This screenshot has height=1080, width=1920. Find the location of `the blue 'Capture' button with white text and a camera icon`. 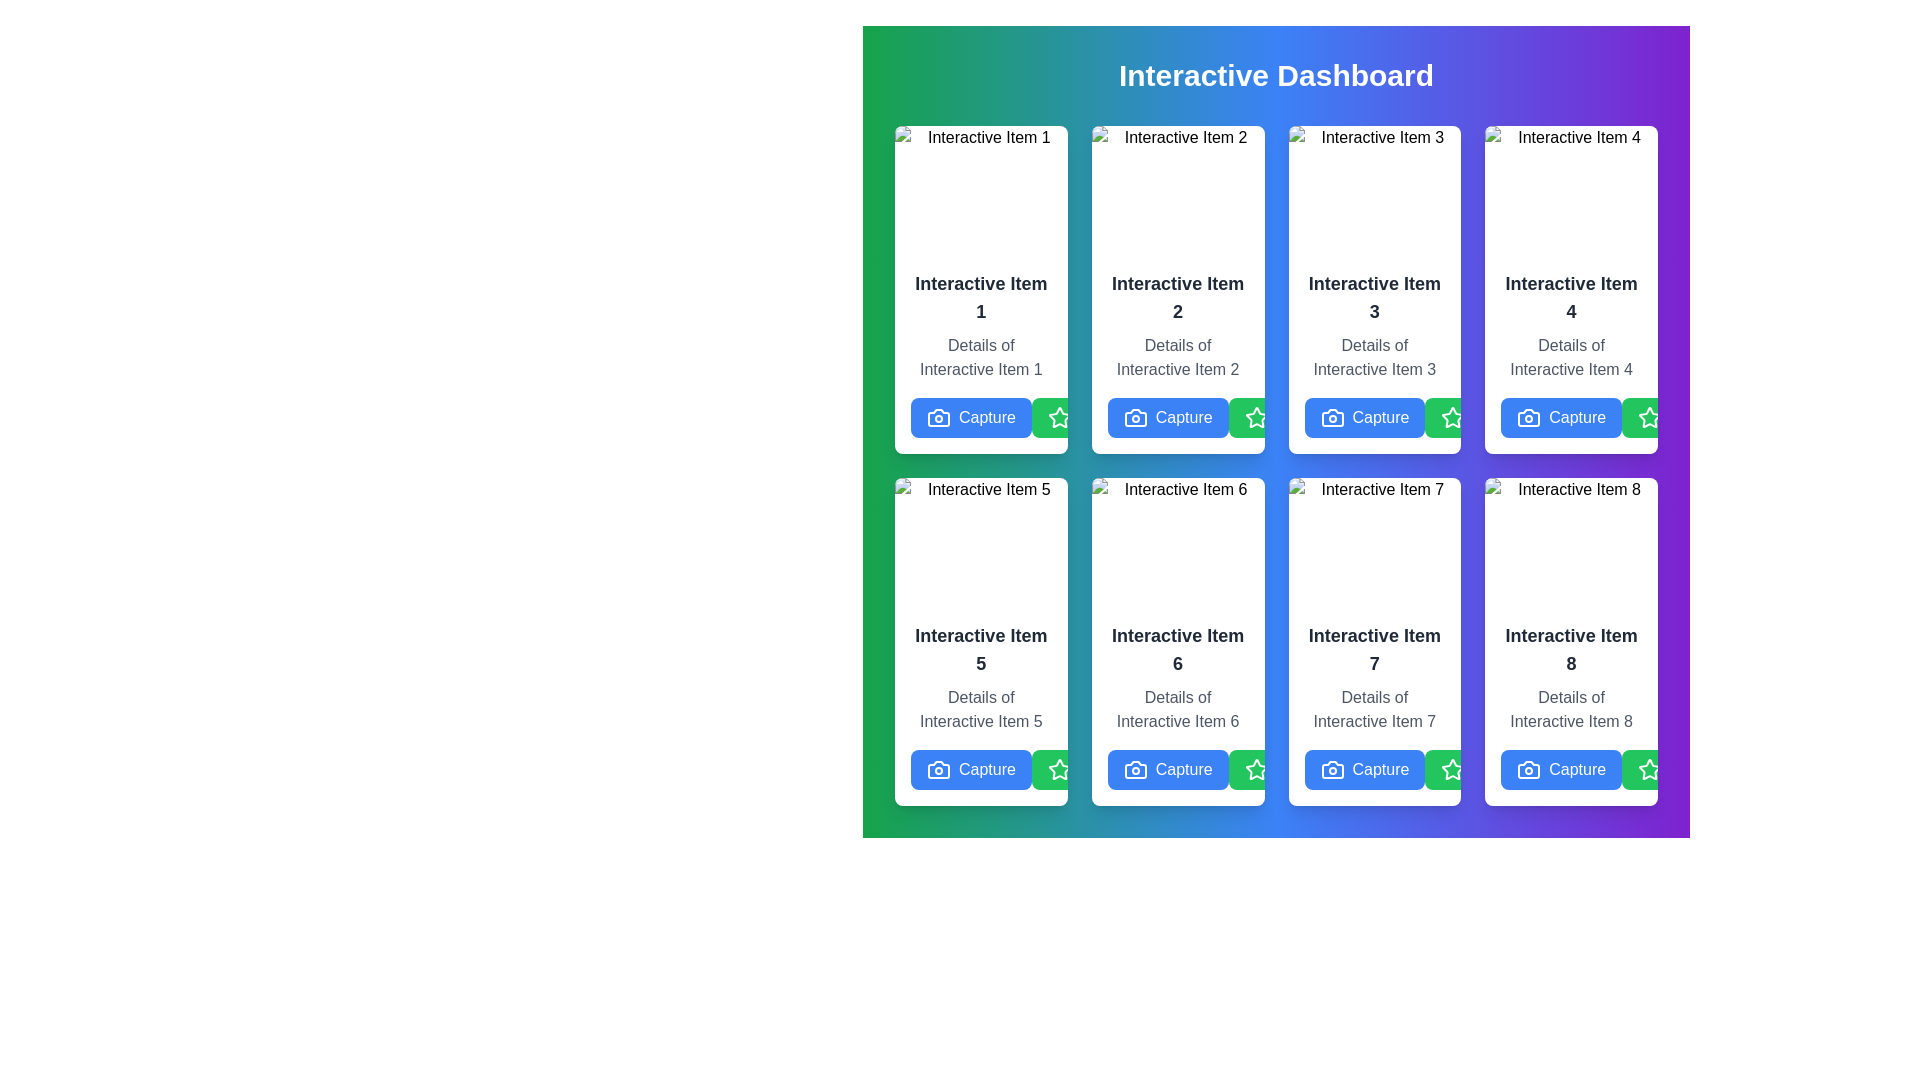

the blue 'Capture' button with white text and a camera icon is located at coordinates (1178, 416).